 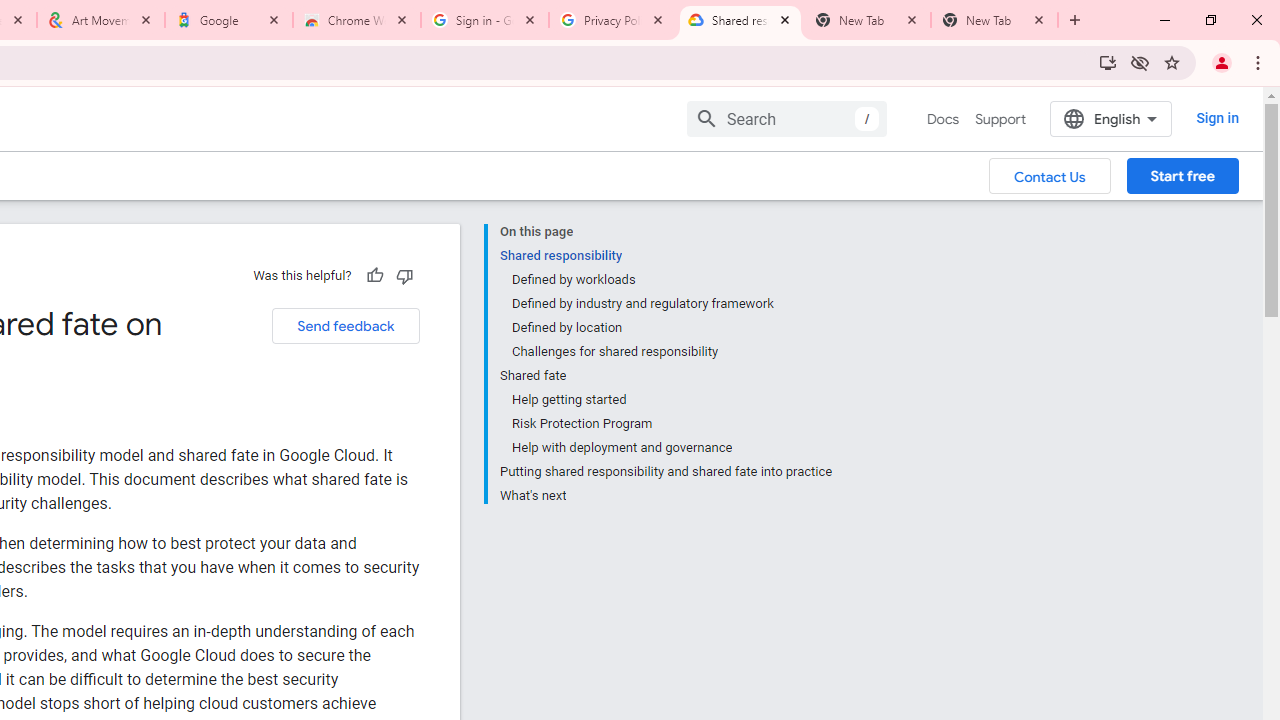 What do you see at coordinates (671, 399) in the screenshot?
I see `'Help getting started'` at bounding box center [671, 399].